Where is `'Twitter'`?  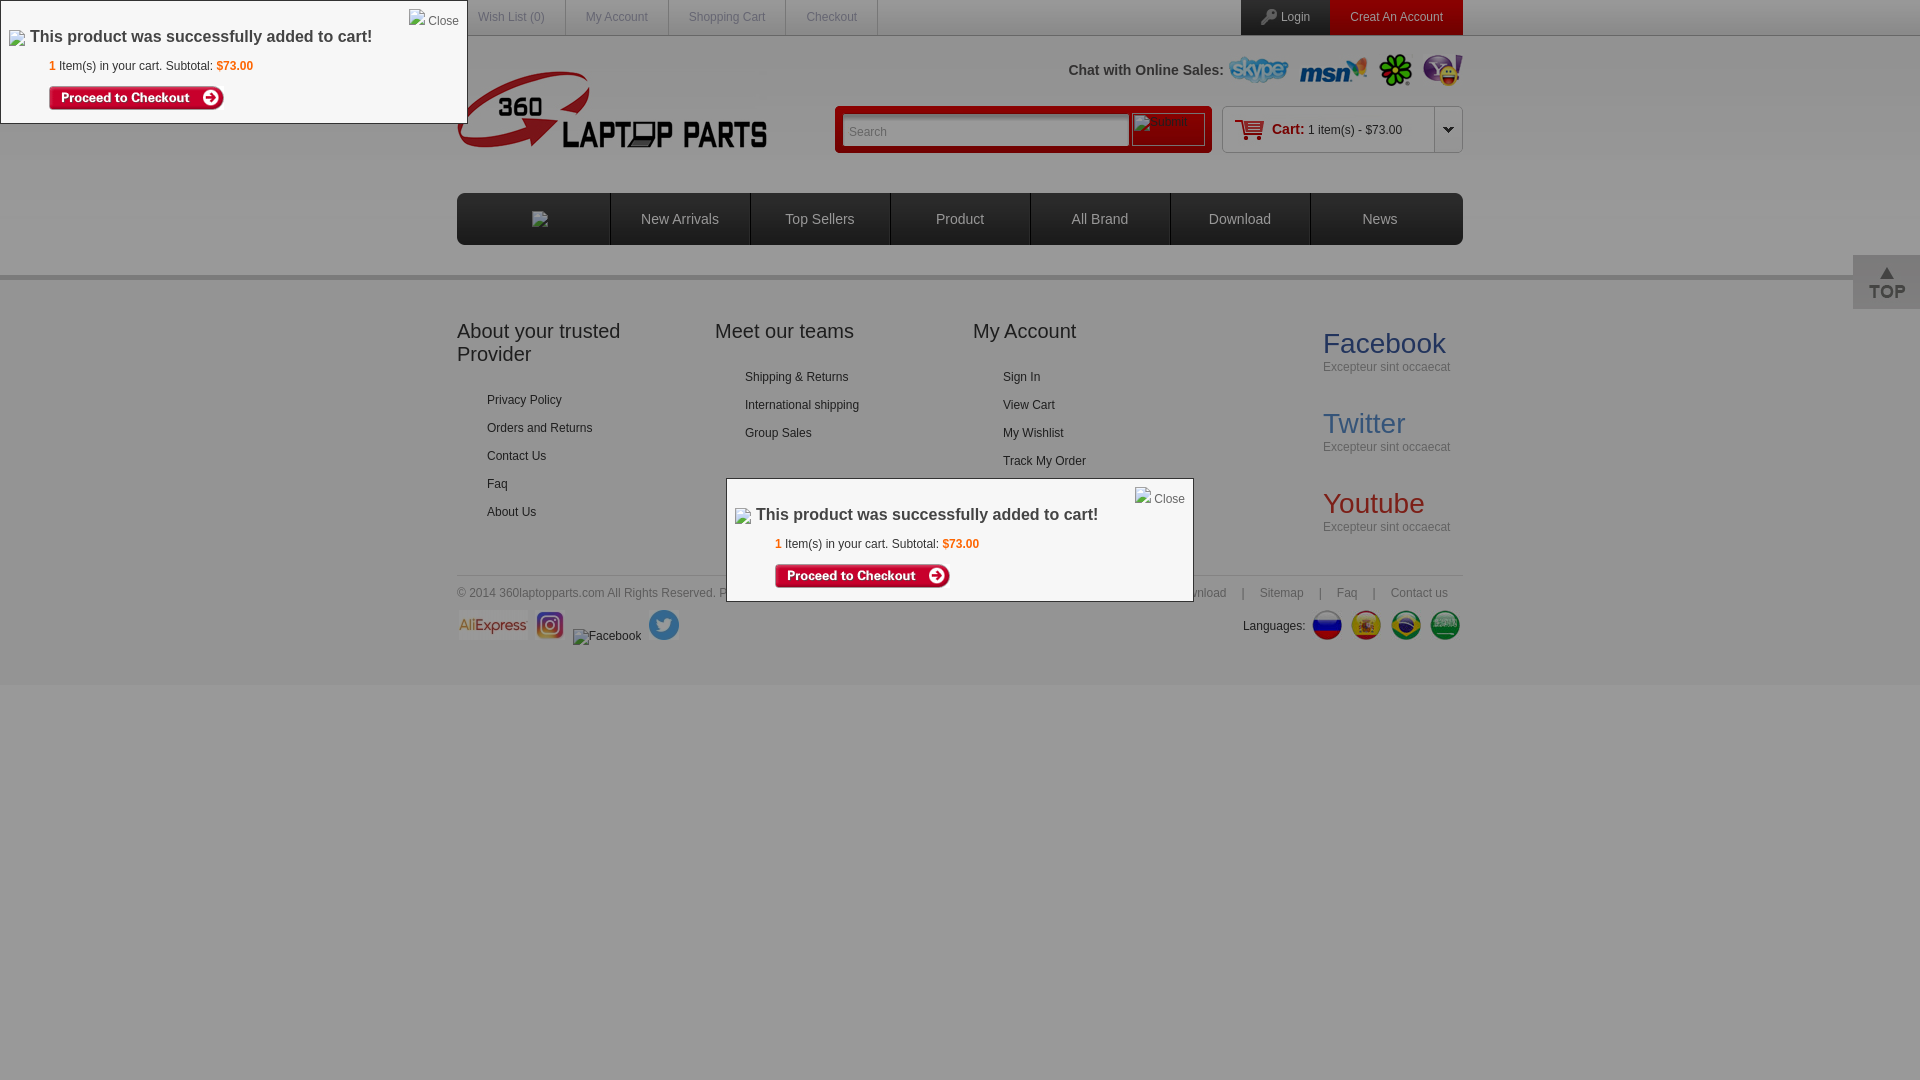 'Twitter' is located at coordinates (1362, 422).